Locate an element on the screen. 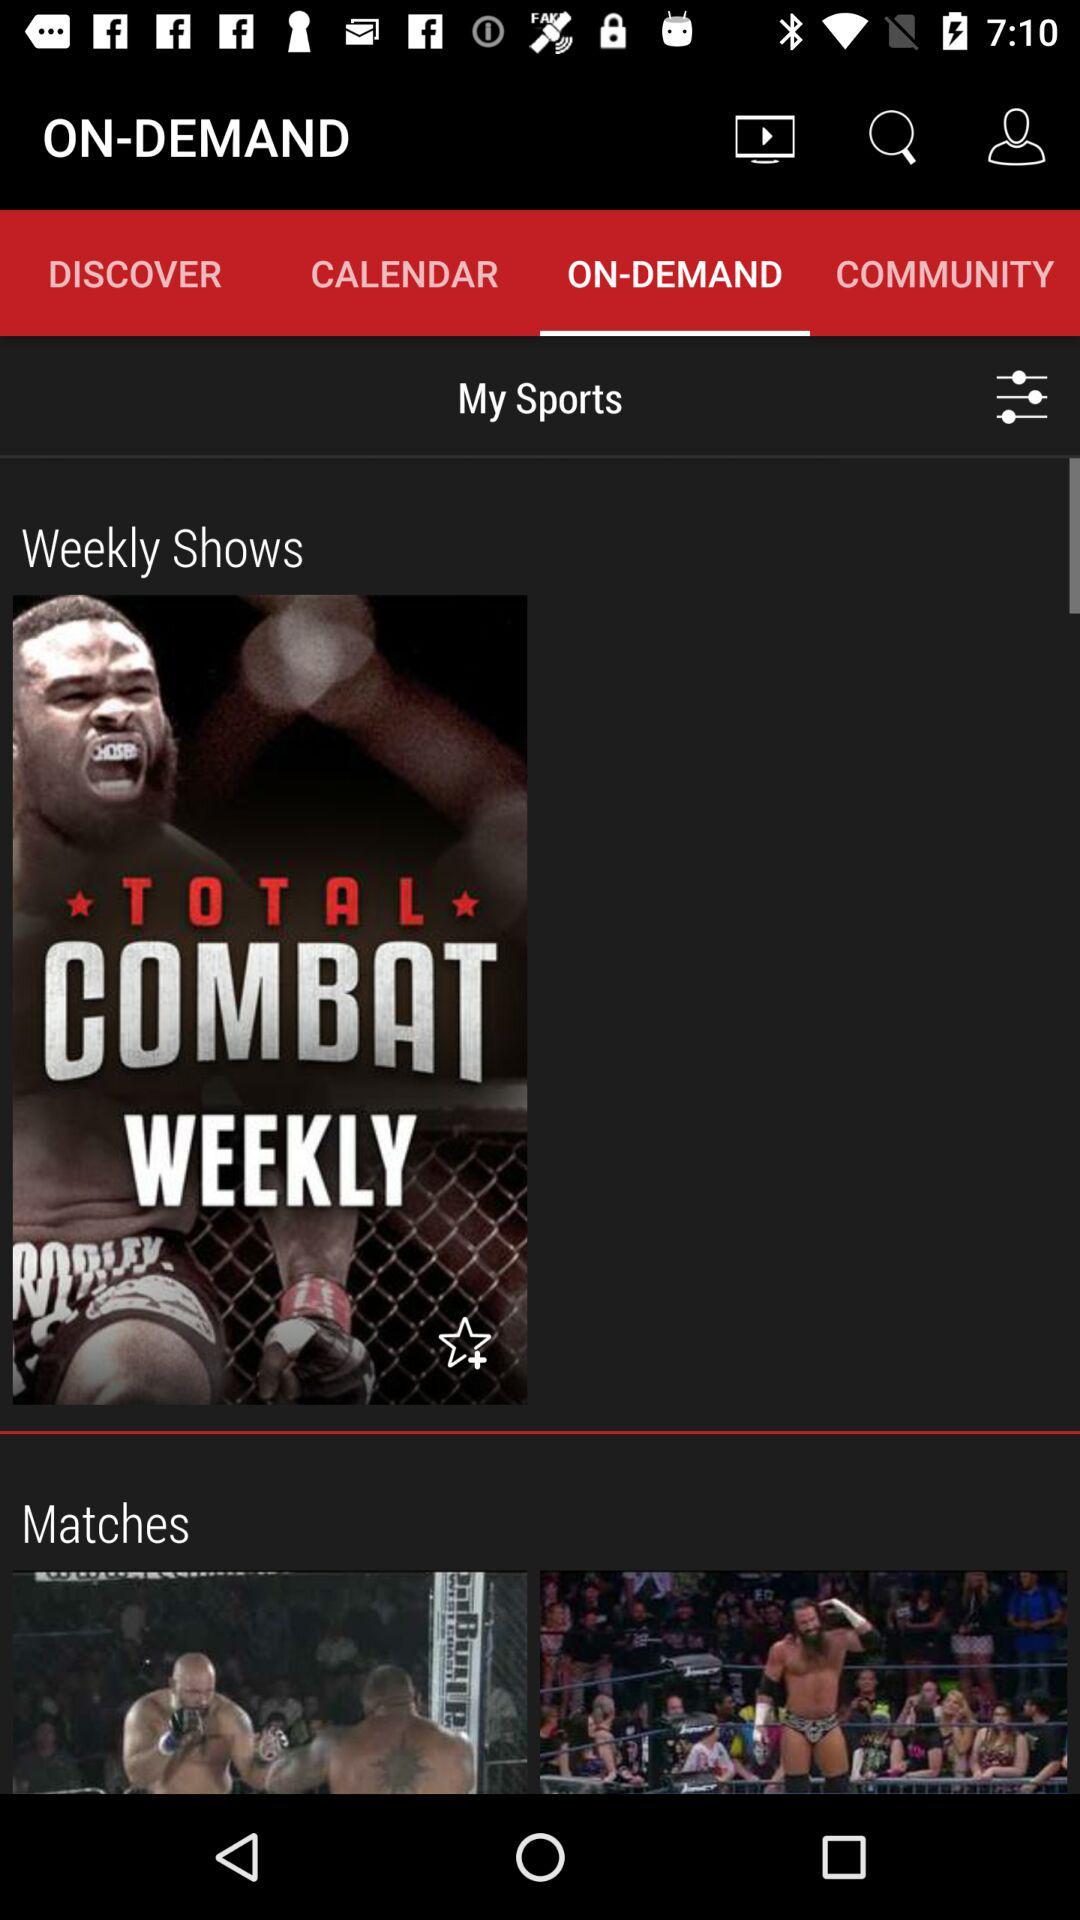 This screenshot has width=1080, height=1920. icon left side to search icon is located at coordinates (764, 136).